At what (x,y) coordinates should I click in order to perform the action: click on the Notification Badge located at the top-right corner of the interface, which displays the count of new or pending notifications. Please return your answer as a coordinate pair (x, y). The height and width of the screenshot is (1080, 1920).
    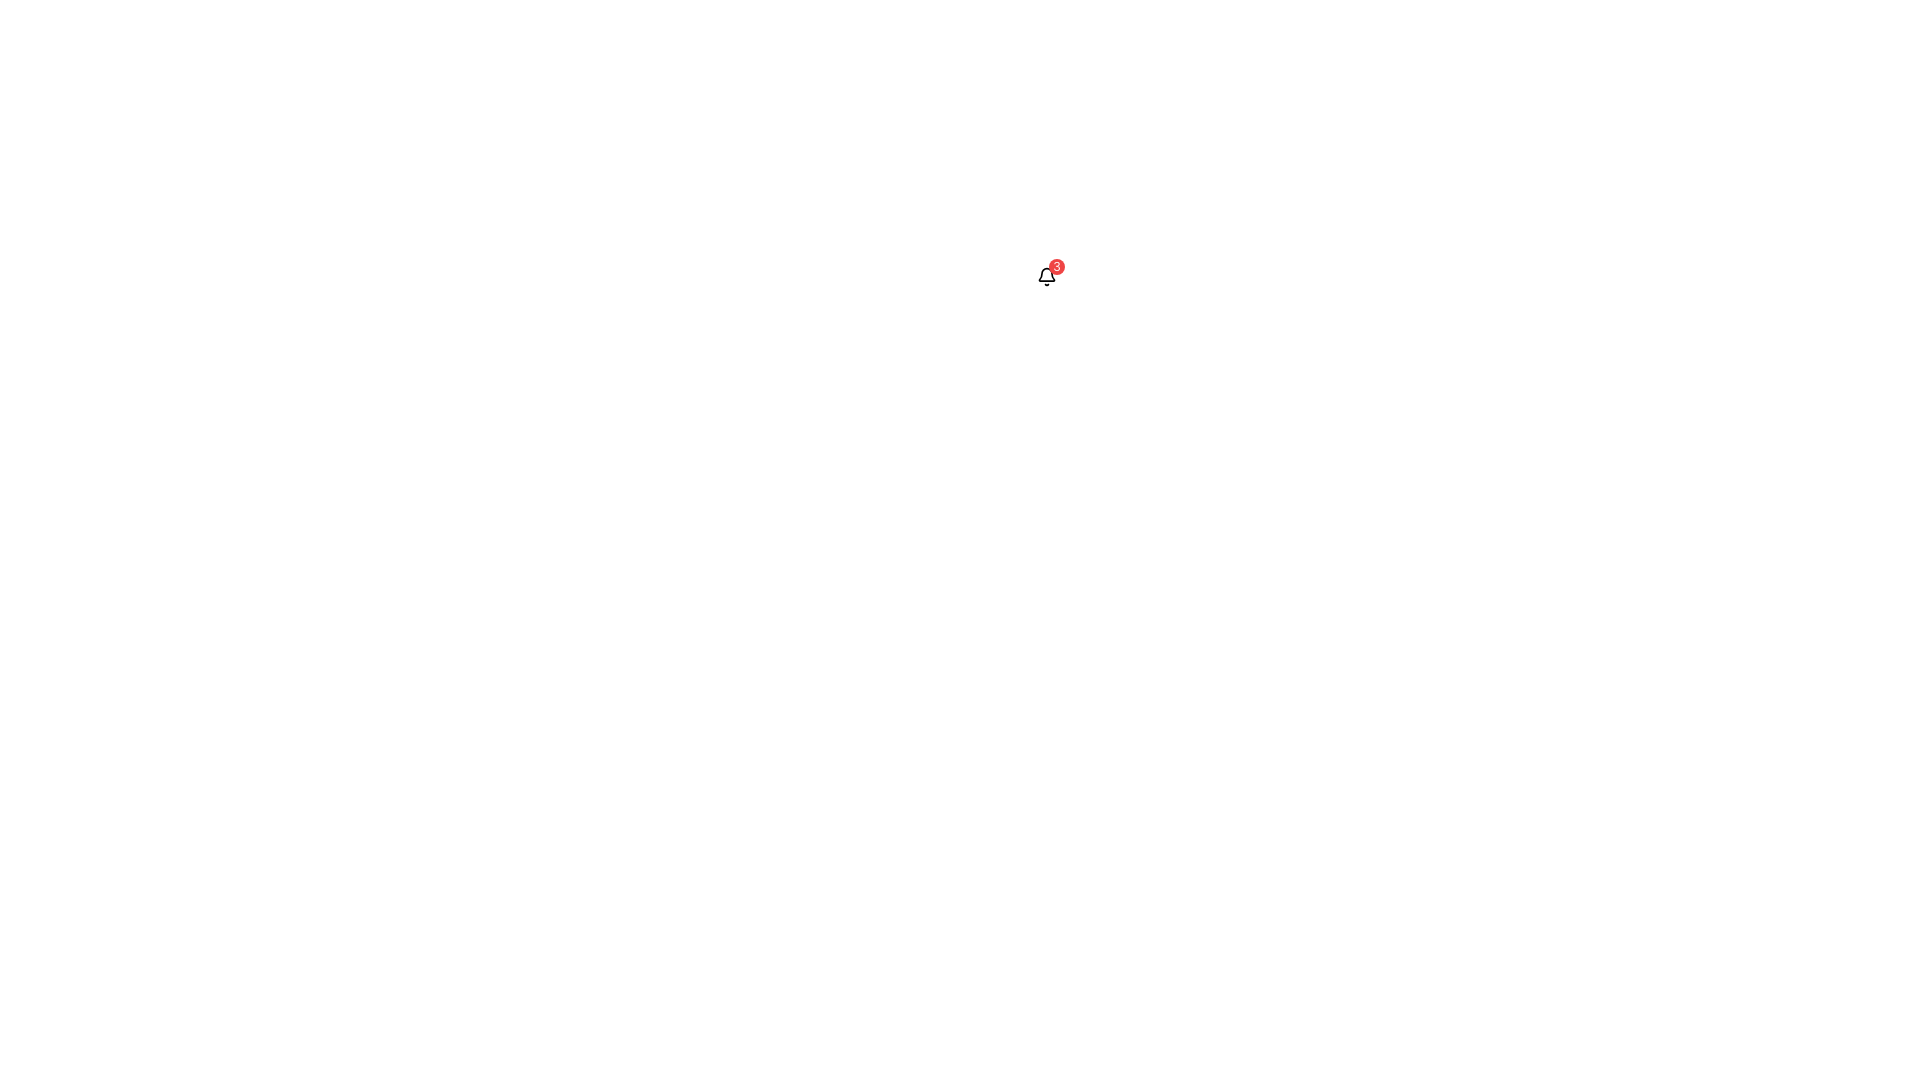
    Looking at the image, I should click on (1055, 265).